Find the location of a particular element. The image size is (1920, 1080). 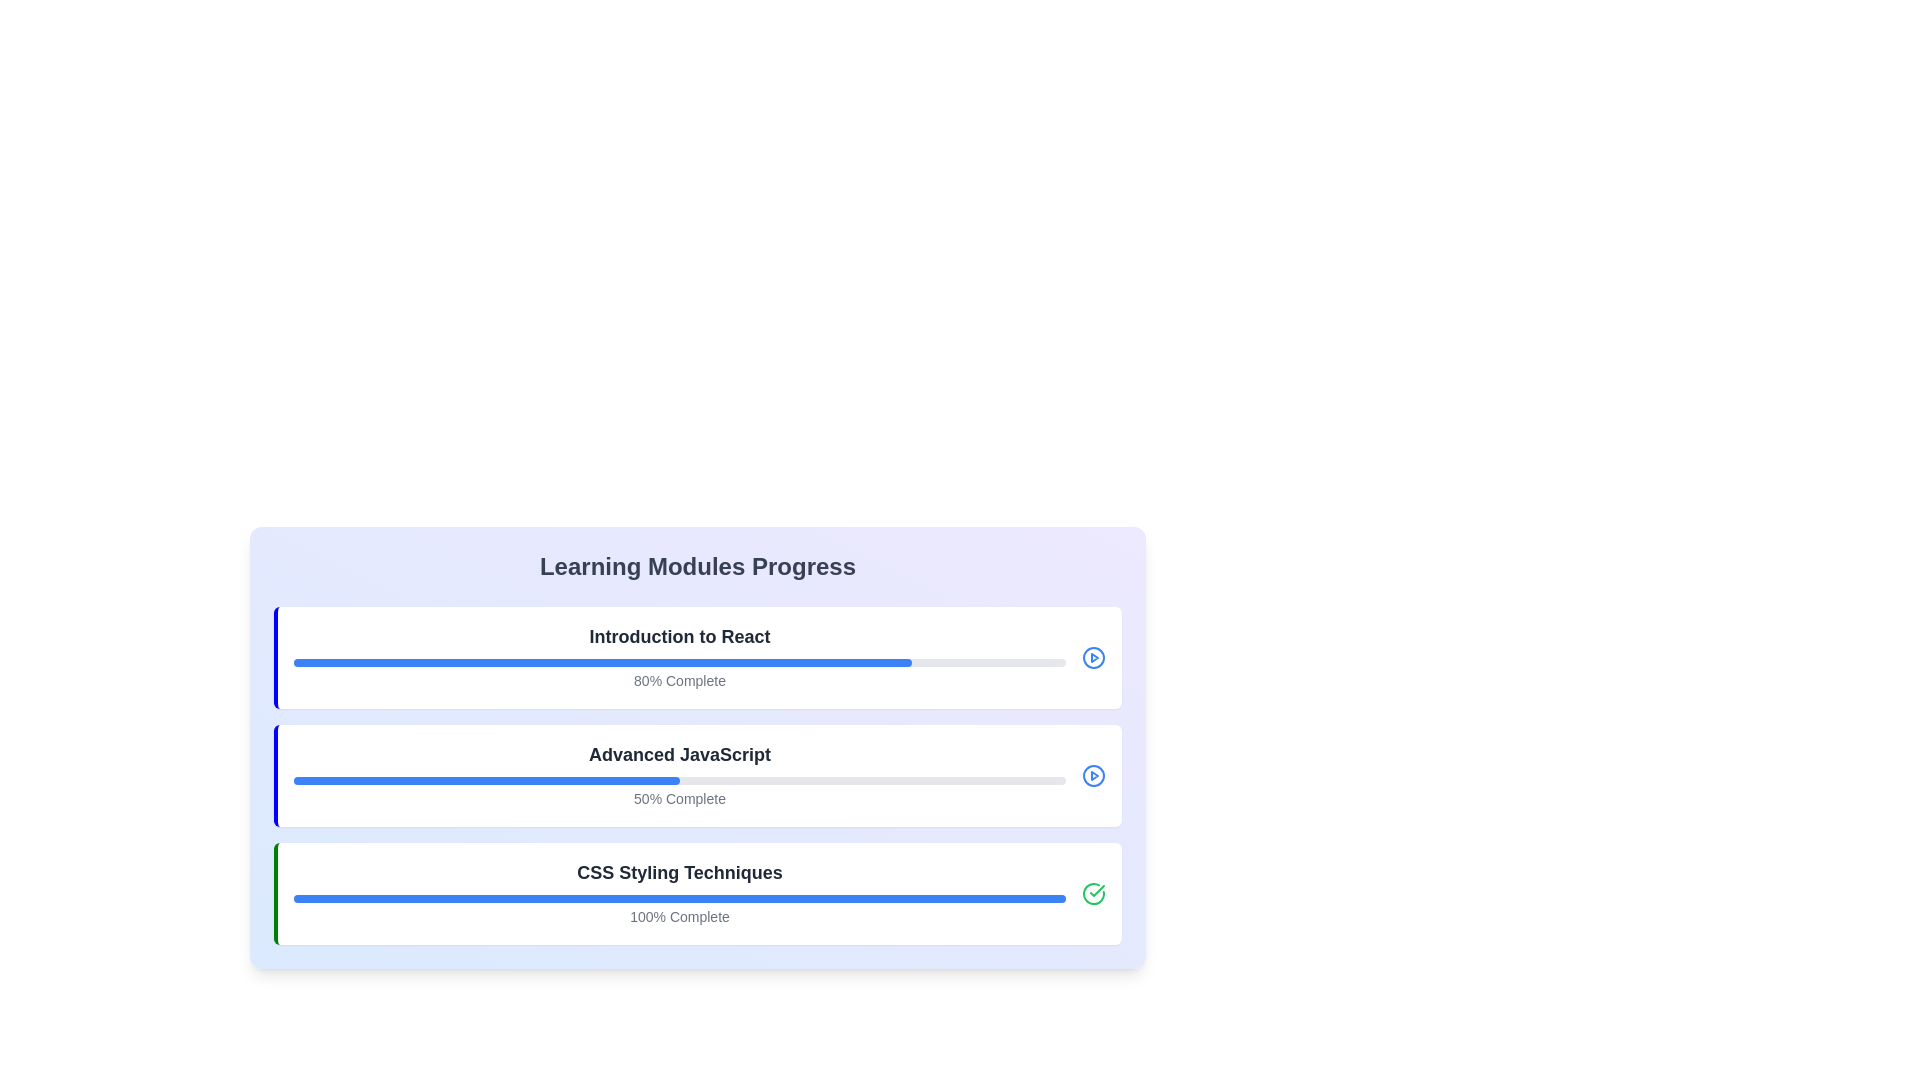

the horizontal progress bar representing 50% completion for 'Advanced JavaScript', which is styled with a light gray background and a blue indicator, located between the titles 'Advanced JavaScript' and '50% Complete' is located at coordinates (680, 779).